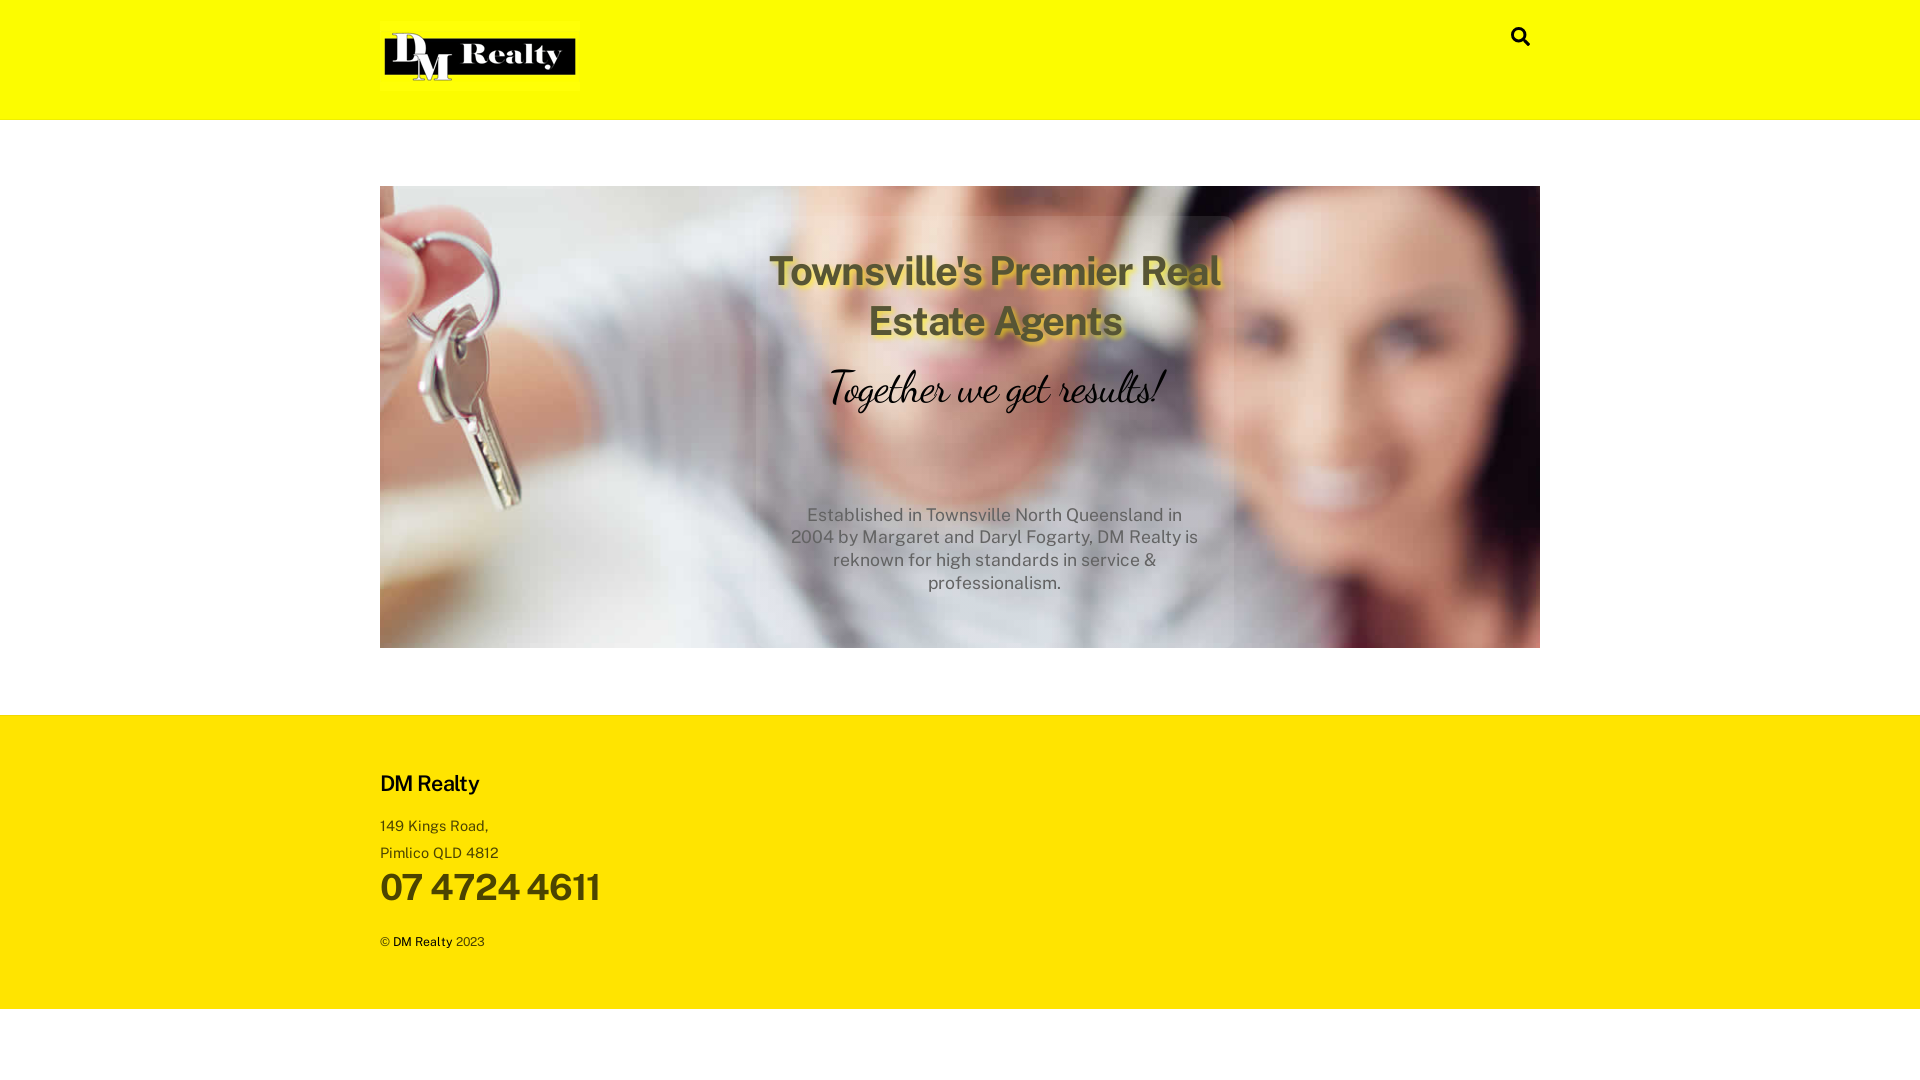  What do you see at coordinates (1520, 35) in the screenshot?
I see `'Search'` at bounding box center [1520, 35].